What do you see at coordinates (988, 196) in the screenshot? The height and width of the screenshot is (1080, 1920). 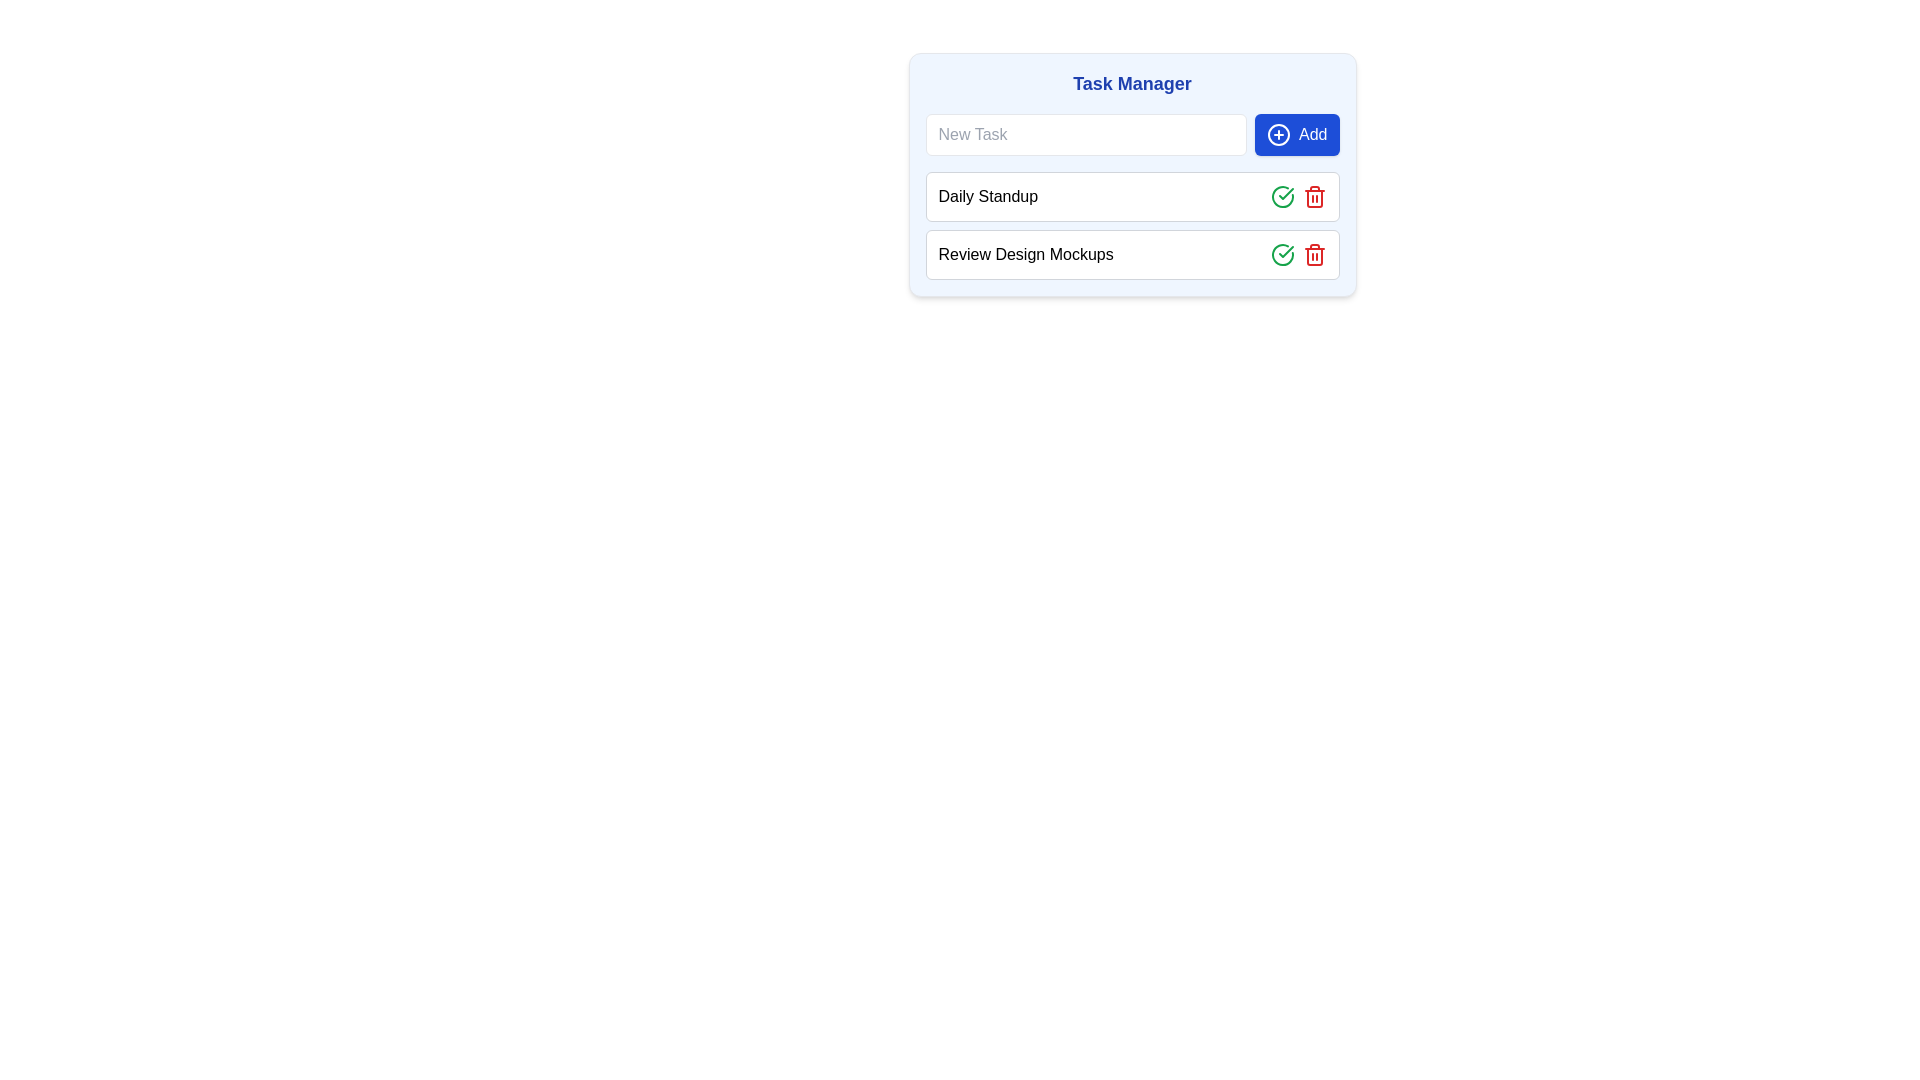 I see `the 'Daily Standup' static text label located in the upper task item of the task list in the 'Task Manager' interface` at bounding box center [988, 196].